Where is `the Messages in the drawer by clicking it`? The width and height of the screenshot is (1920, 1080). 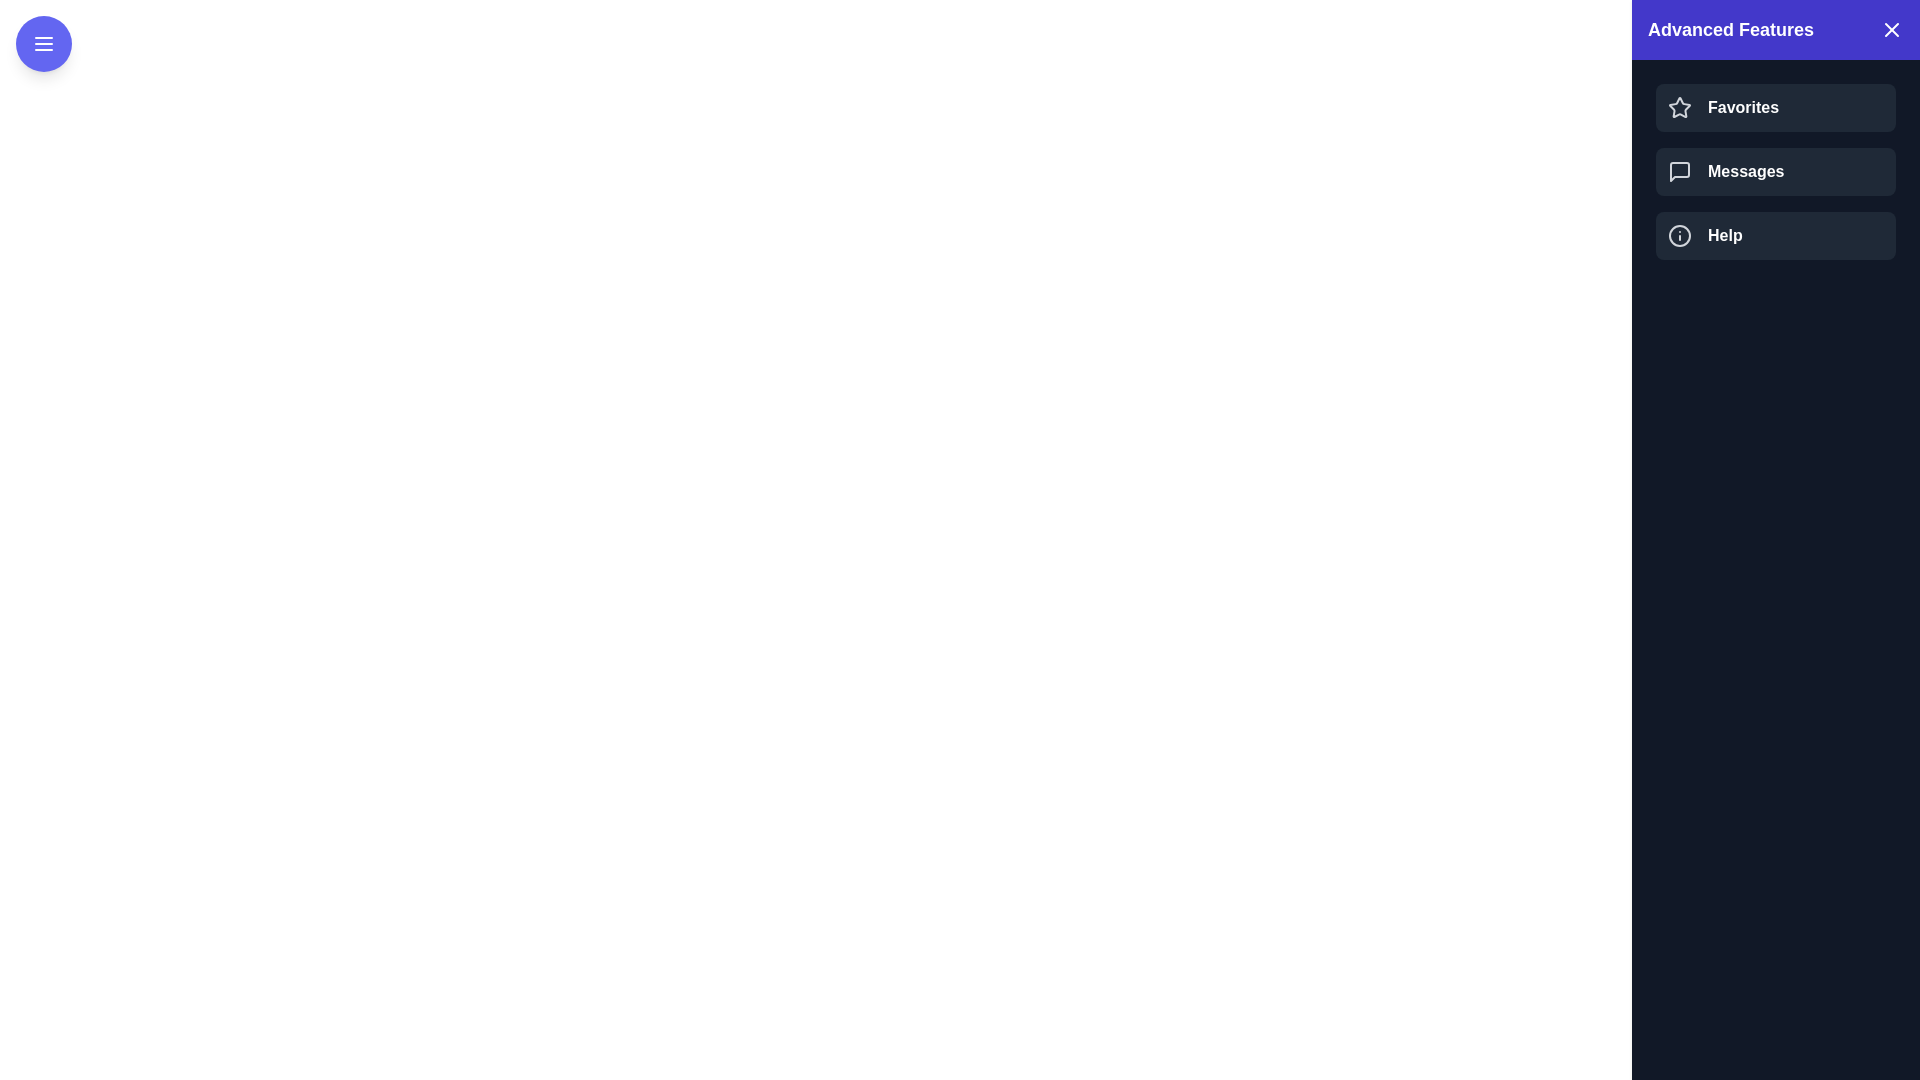
the Messages in the drawer by clicking it is located at coordinates (1776, 171).